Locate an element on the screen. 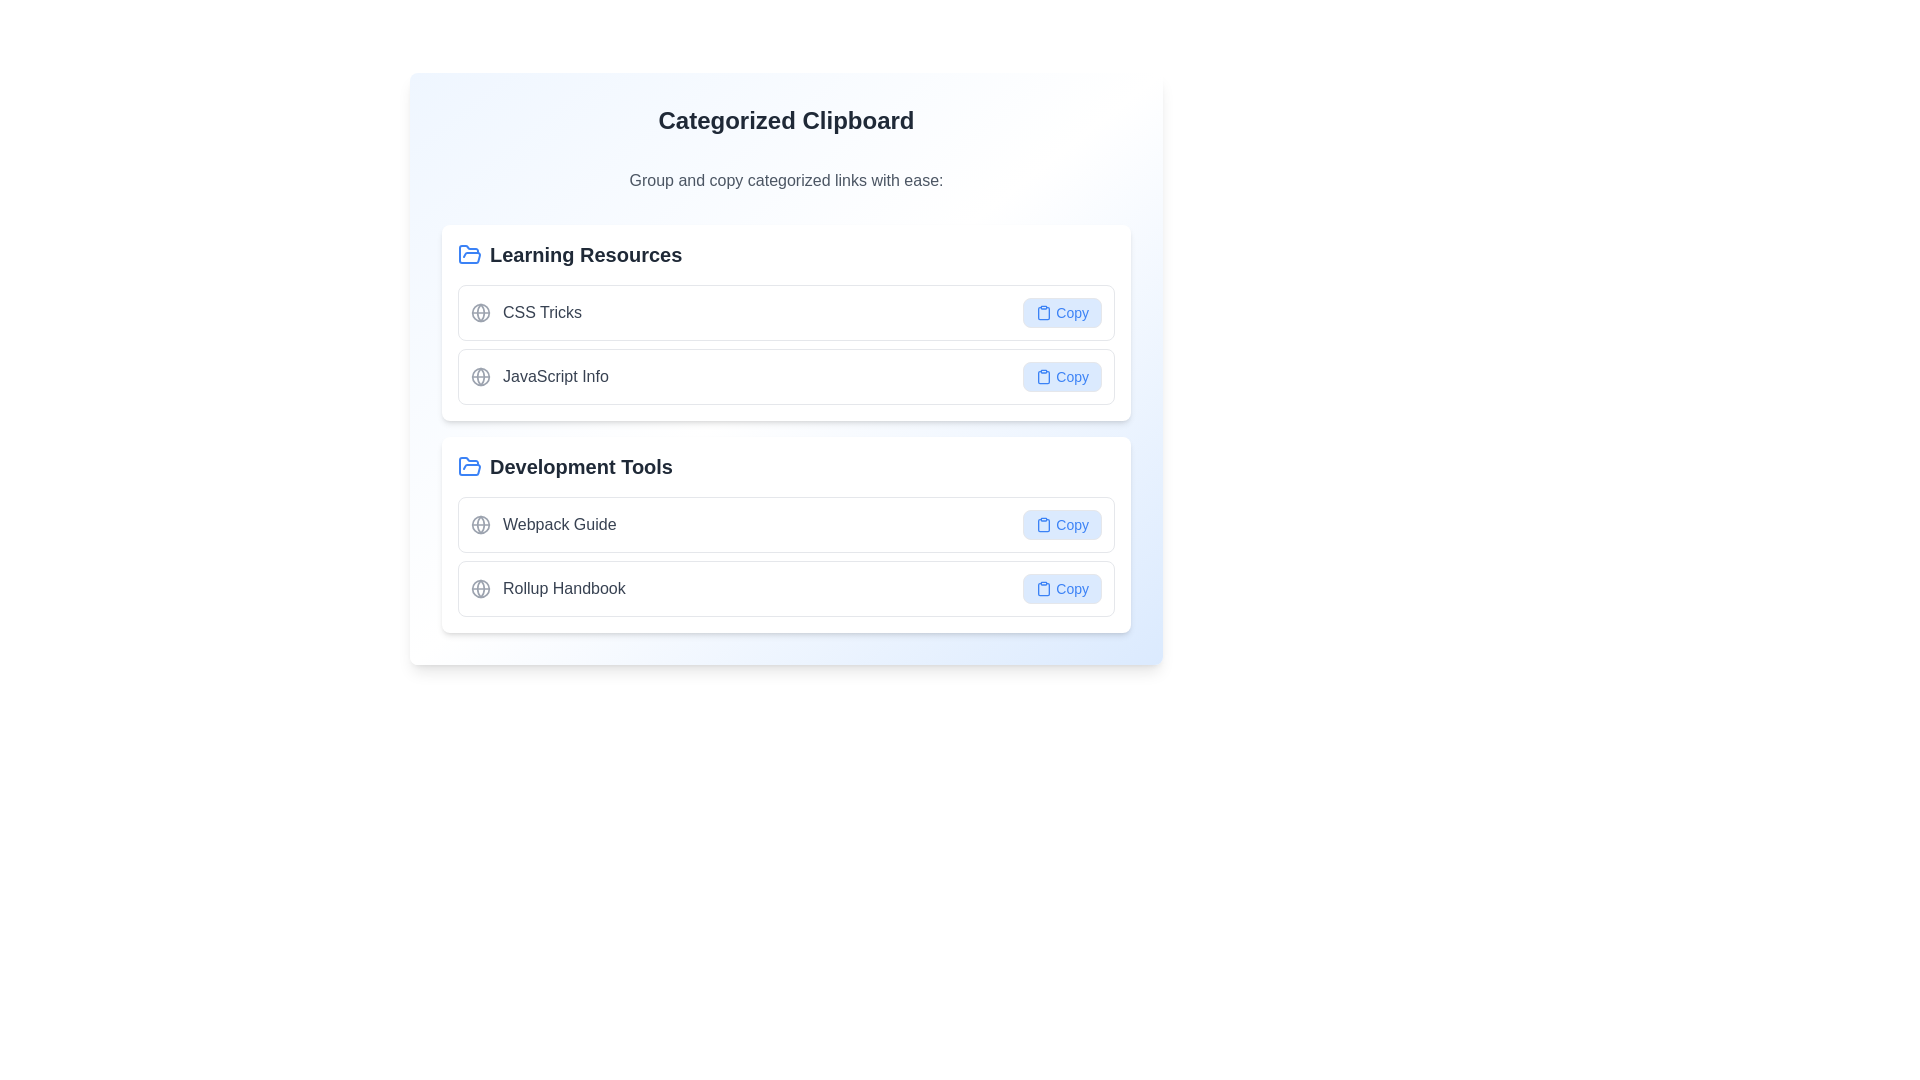 Image resolution: width=1920 pixels, height=1080 pixels. the 'Copy' button of the second List Item within the 'Development Tools' category, which provides information about the 'Rollup Handbook' is located at coordinates (785, 588).